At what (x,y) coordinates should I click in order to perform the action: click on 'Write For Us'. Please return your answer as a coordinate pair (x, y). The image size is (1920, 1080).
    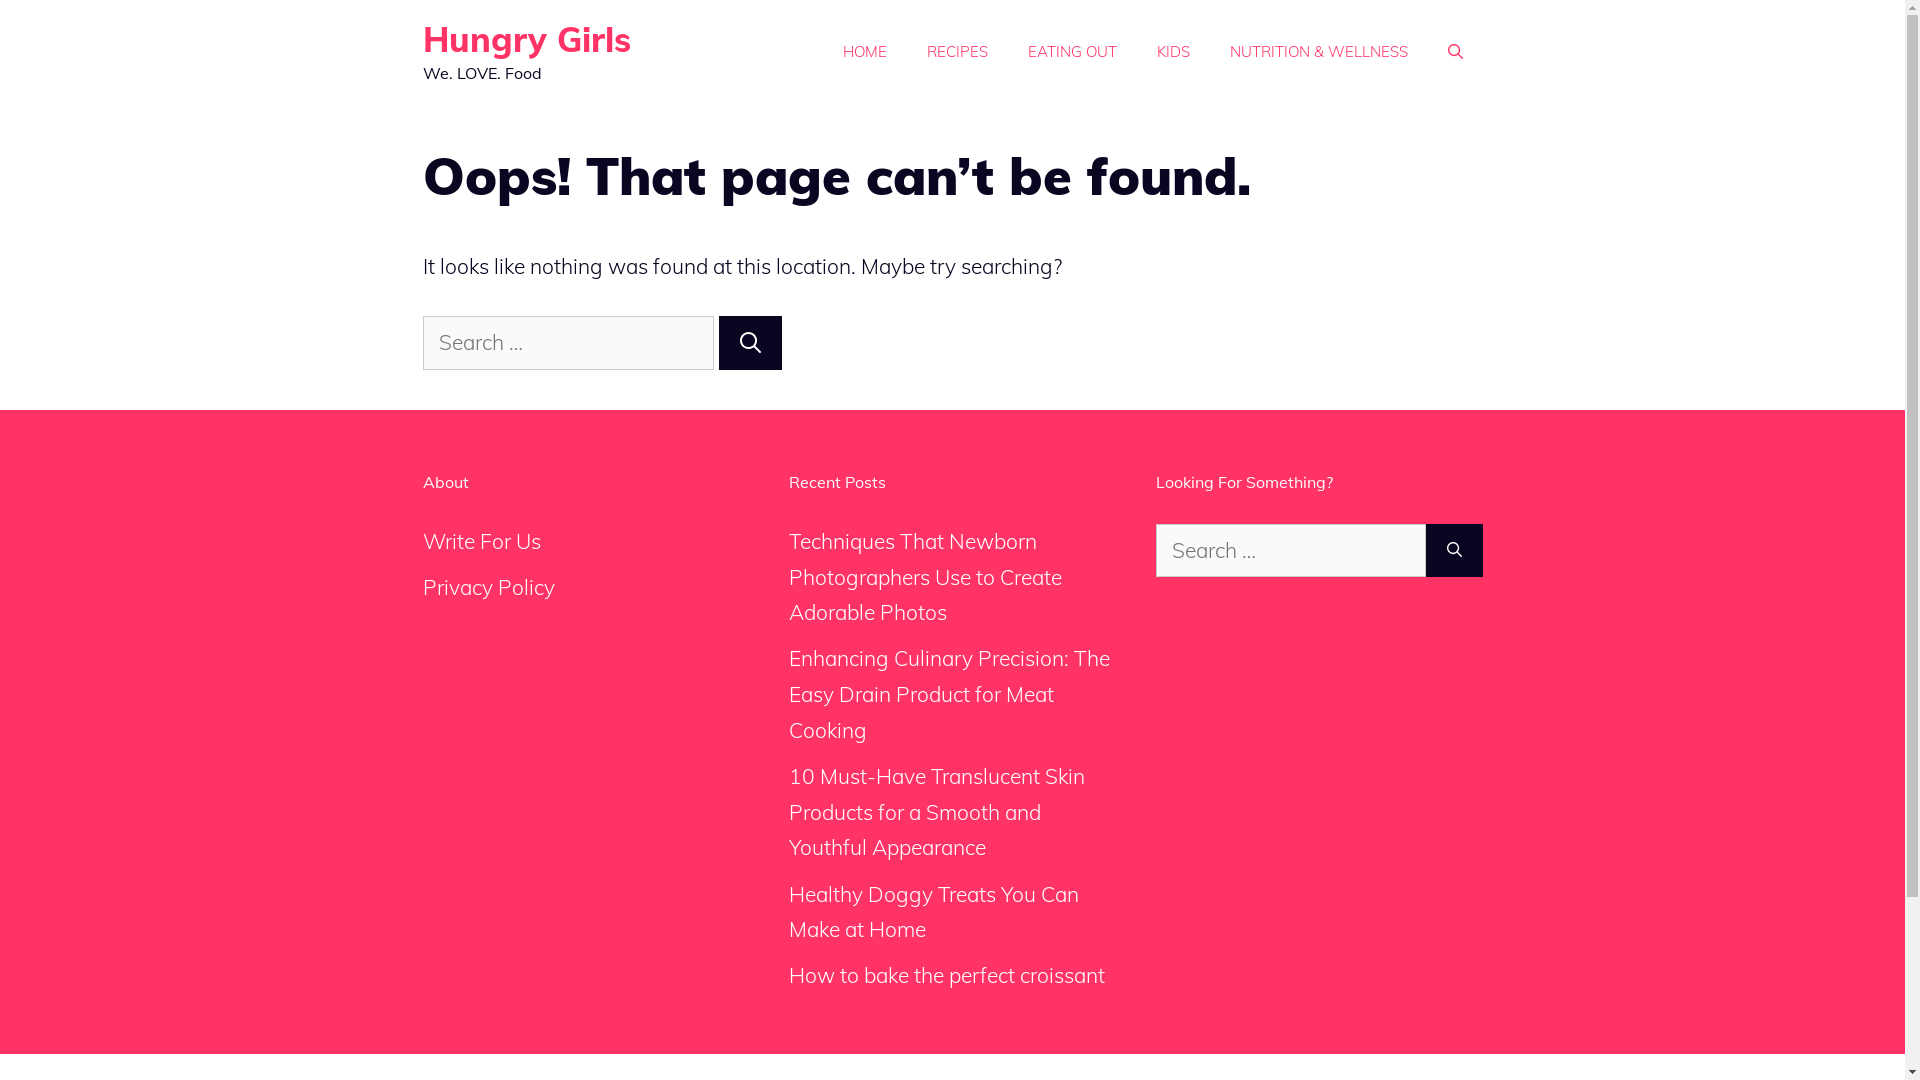
    Looking at the image, I should click on (421, 540).